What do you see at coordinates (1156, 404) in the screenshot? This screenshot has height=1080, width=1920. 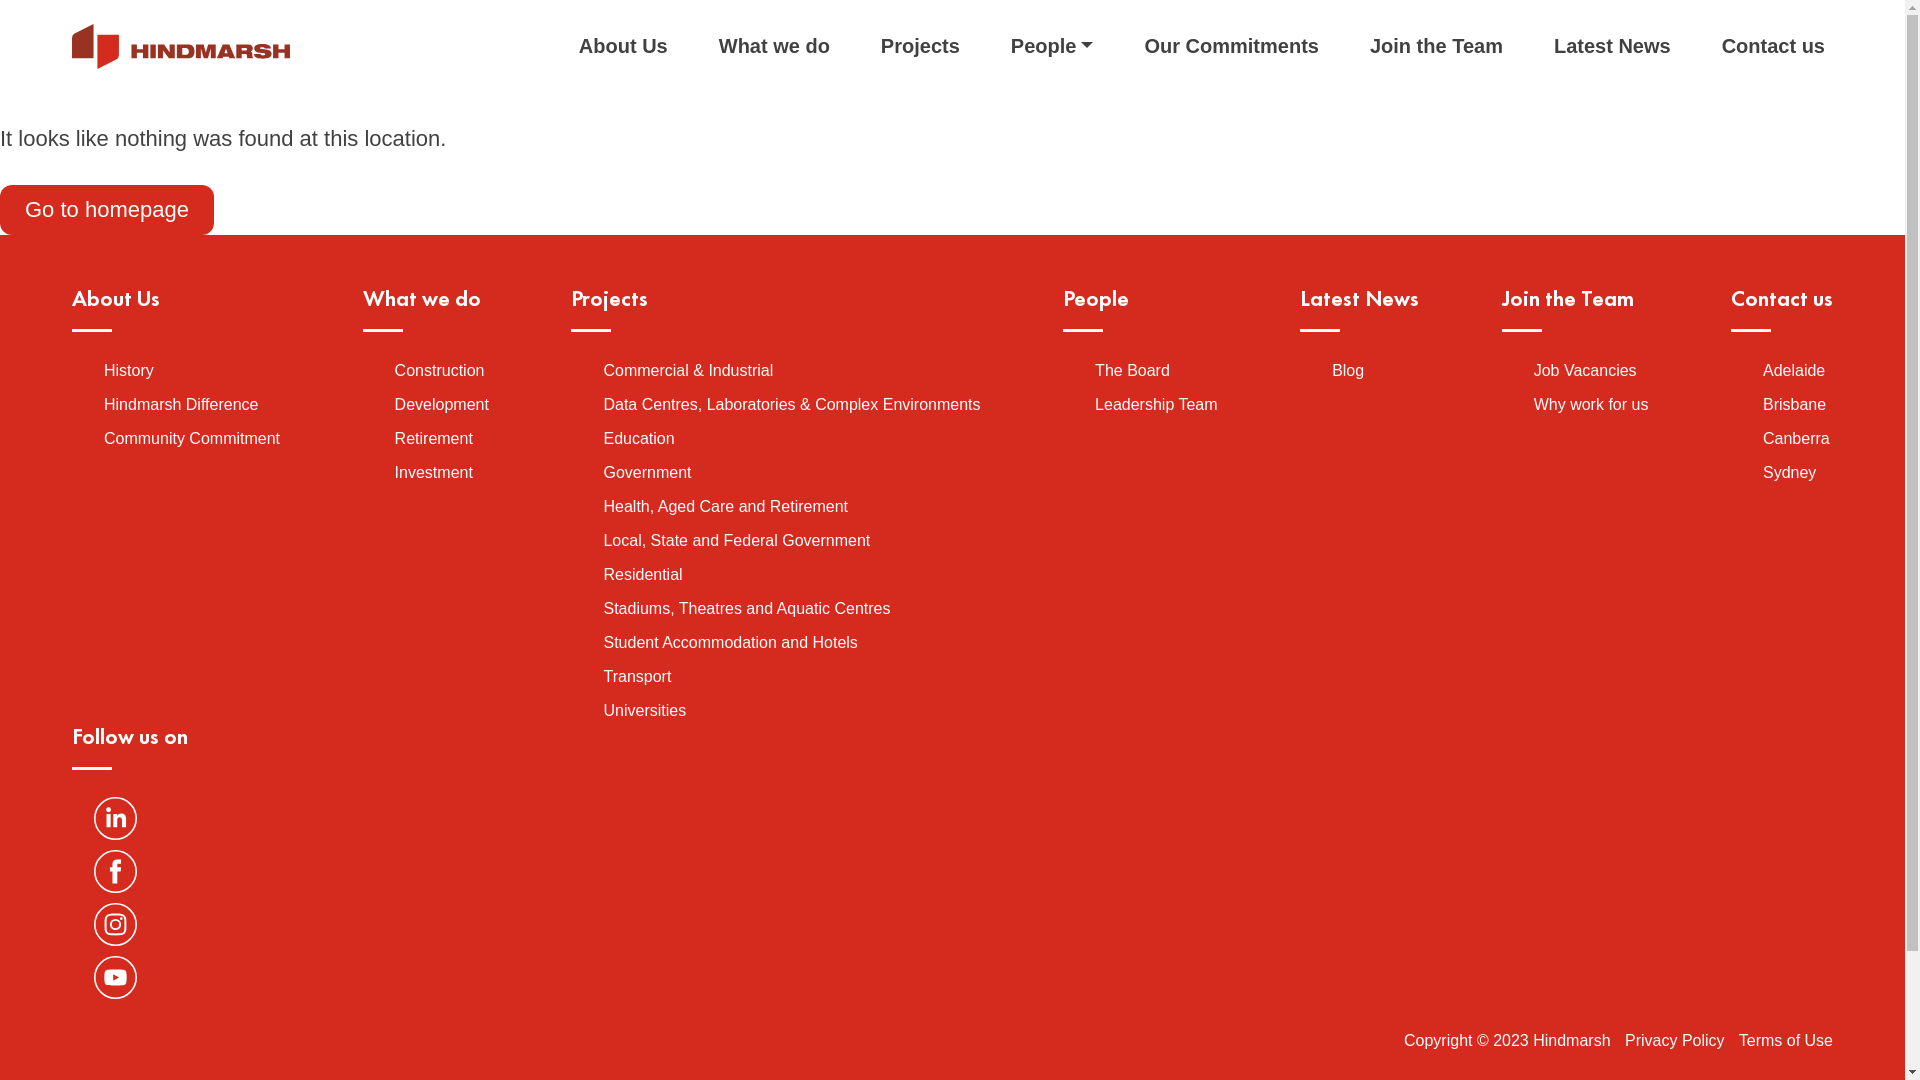 I see `'Leadership Team'` at bounding box center [1156, 404].